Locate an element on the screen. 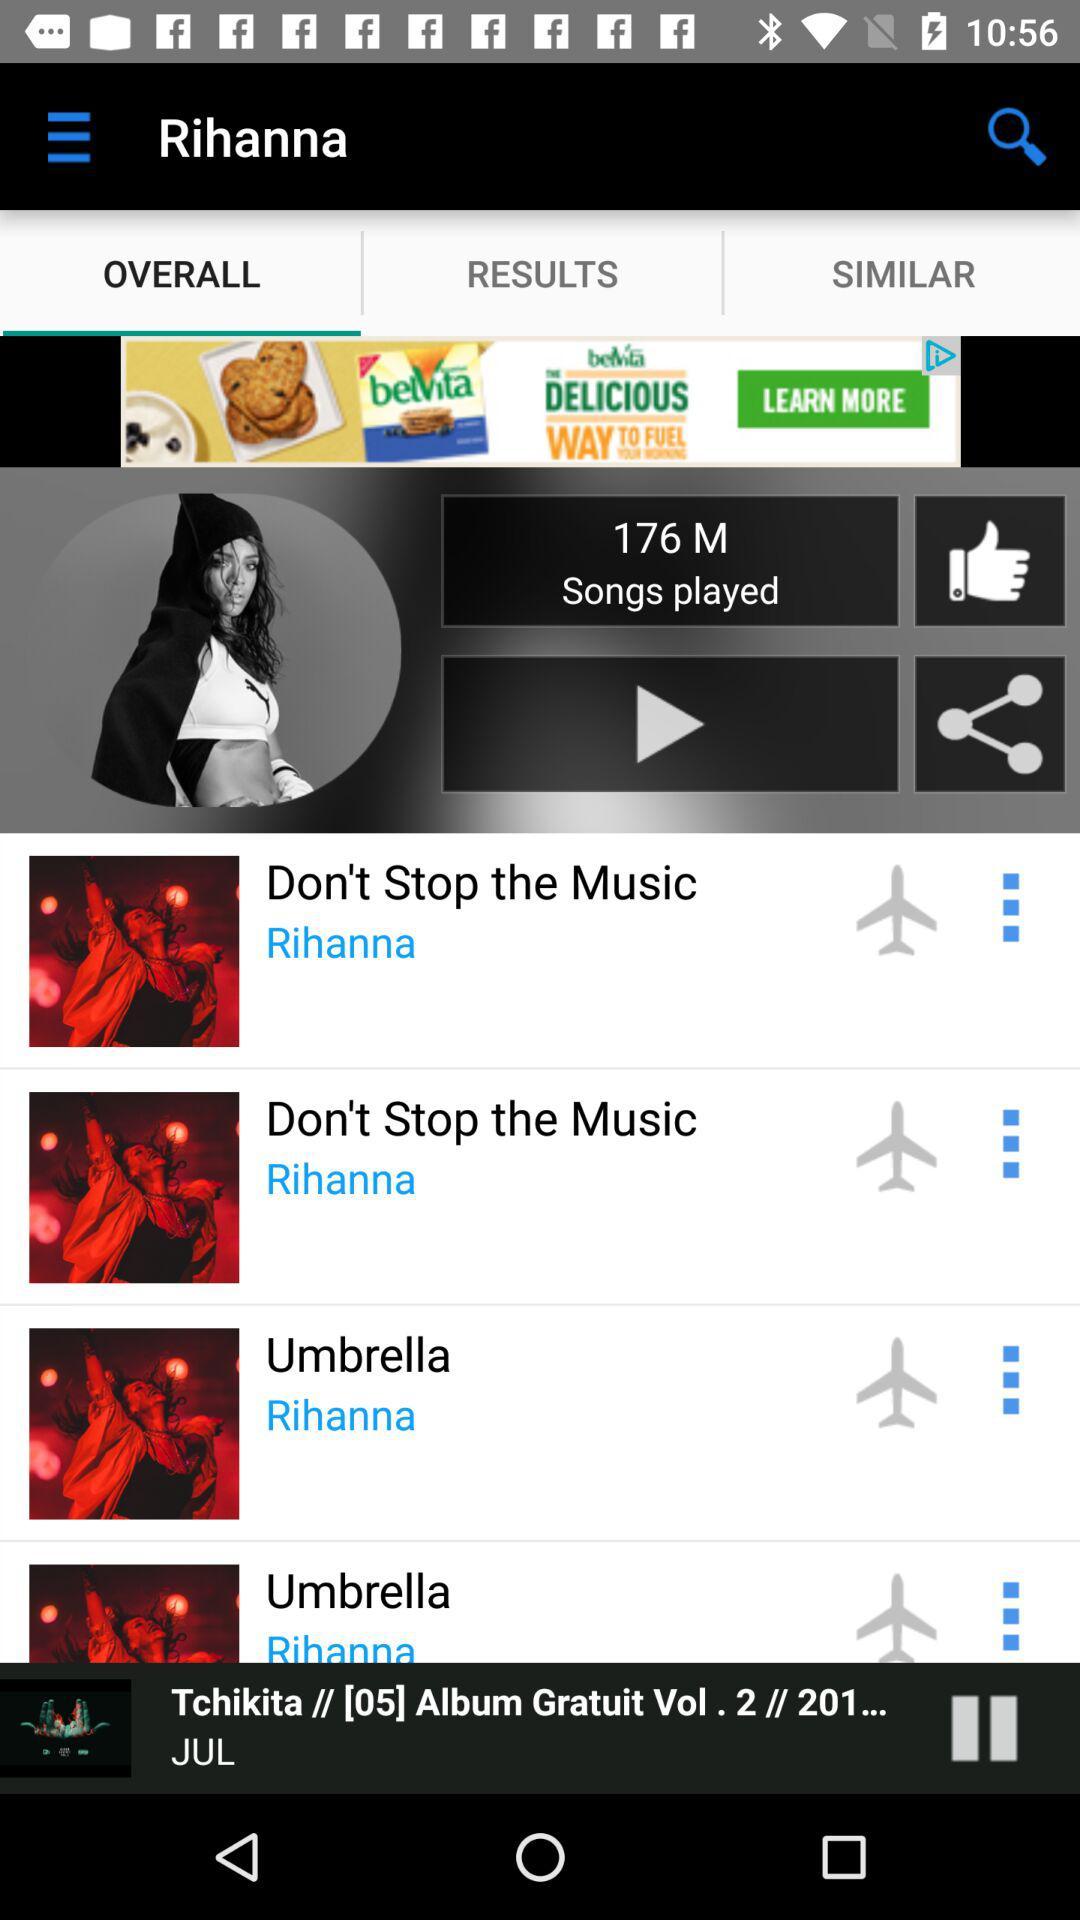 Image resolution: width=1080 pixels, height=1920 pixels. like the item is located at coordinates (988, 560).